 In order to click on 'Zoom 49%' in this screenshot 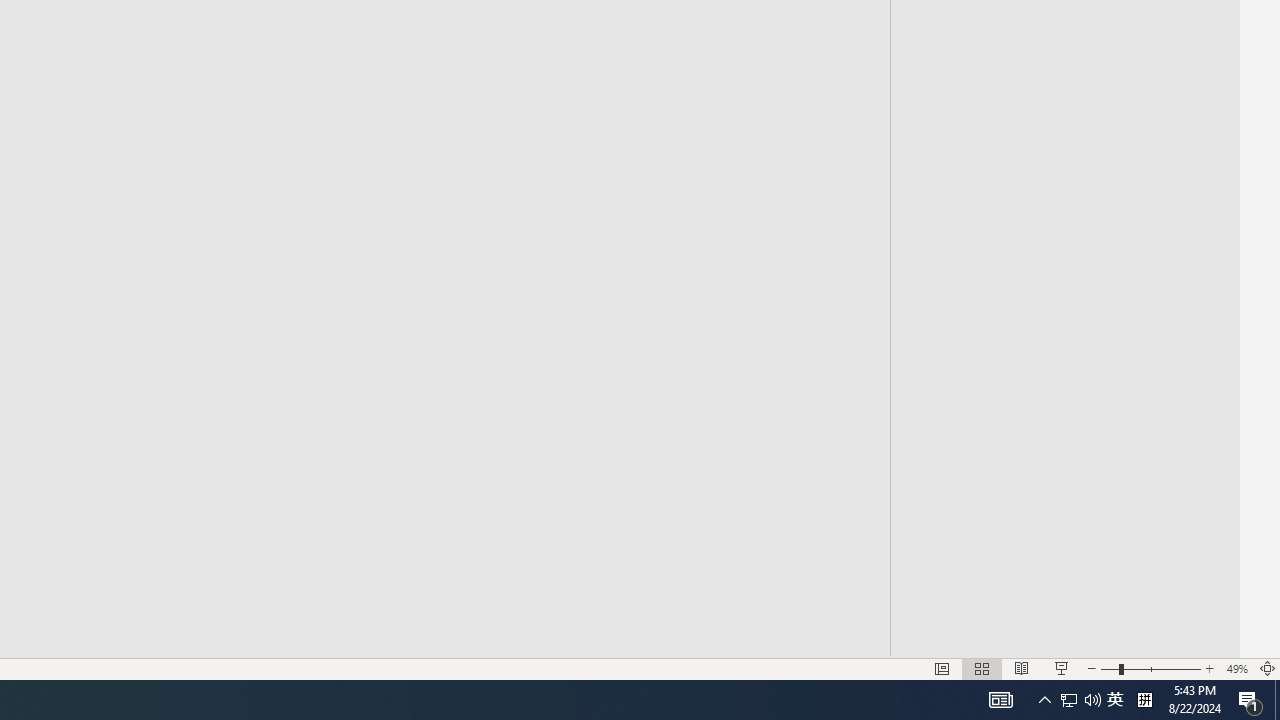, I will do `click(1236, 669)`.